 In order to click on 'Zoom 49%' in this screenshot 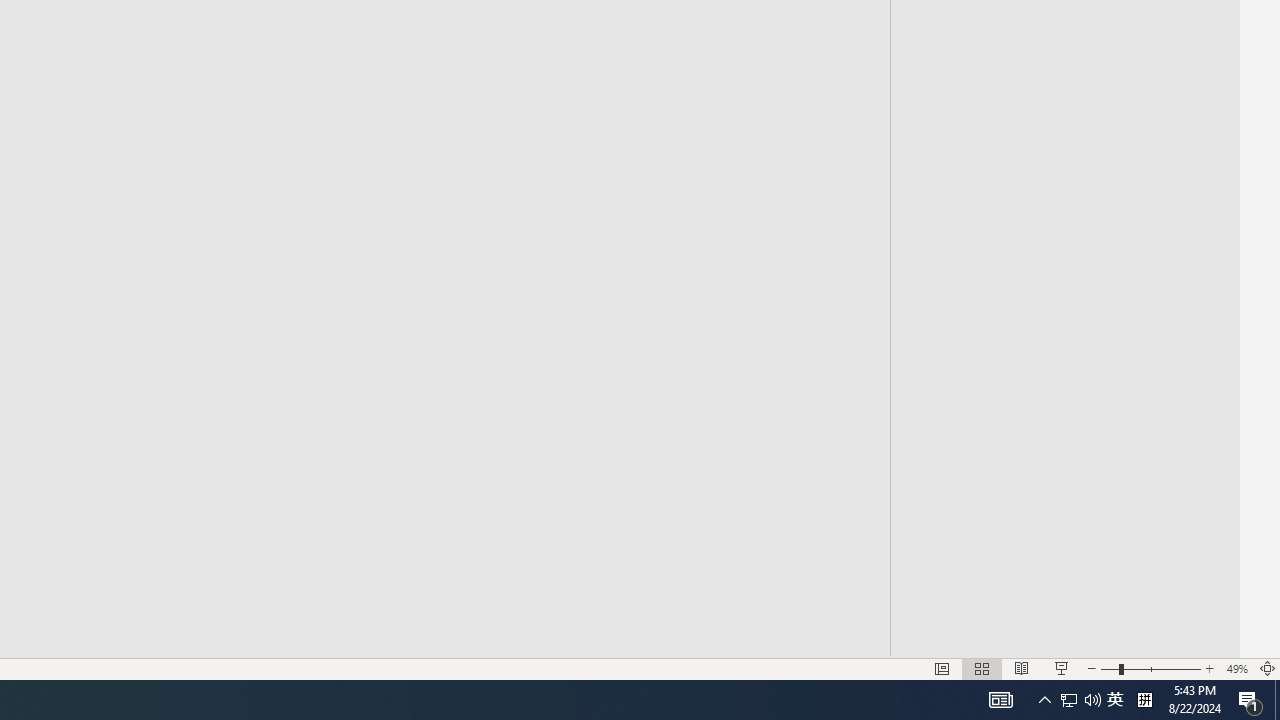, I will do `click(1236, 669)`.